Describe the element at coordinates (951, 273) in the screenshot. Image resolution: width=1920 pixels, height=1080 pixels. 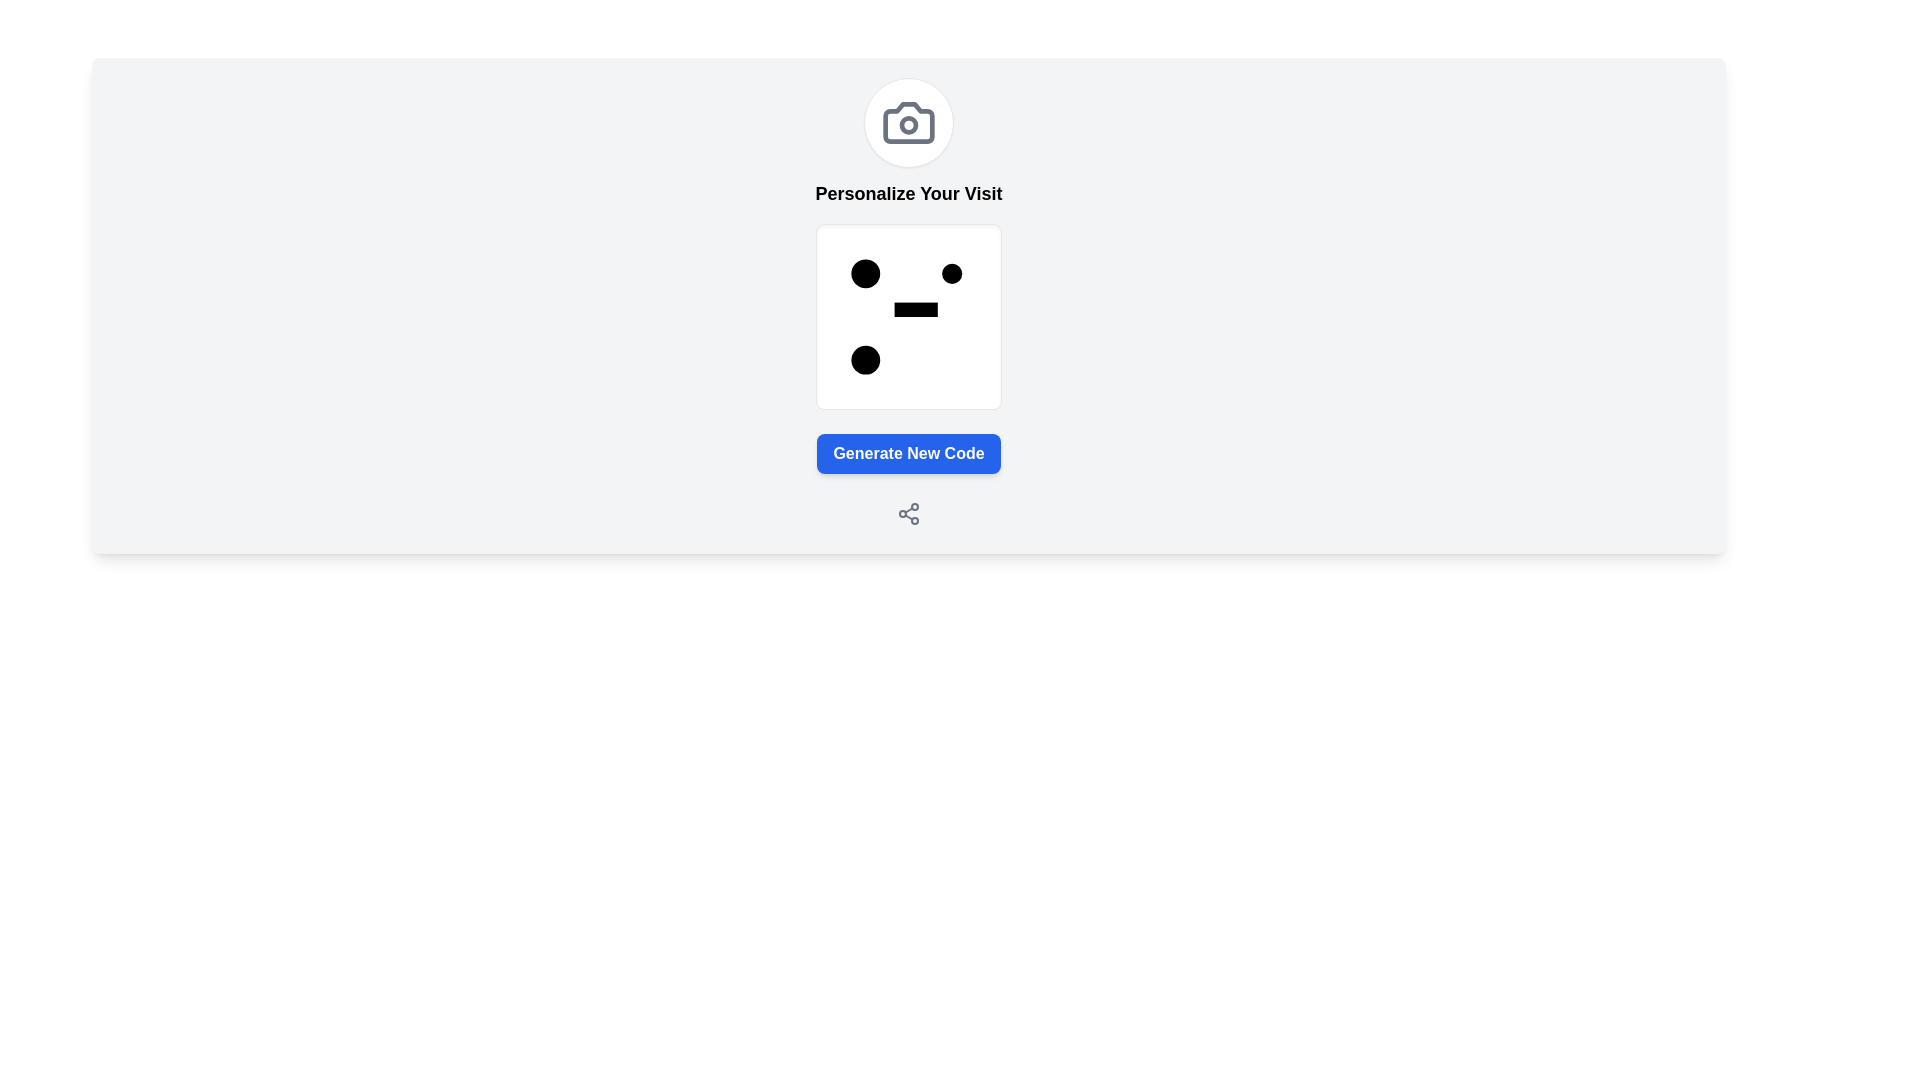
I see `the decorative circle element located in the top-right corner of a white square graphic` at that location.